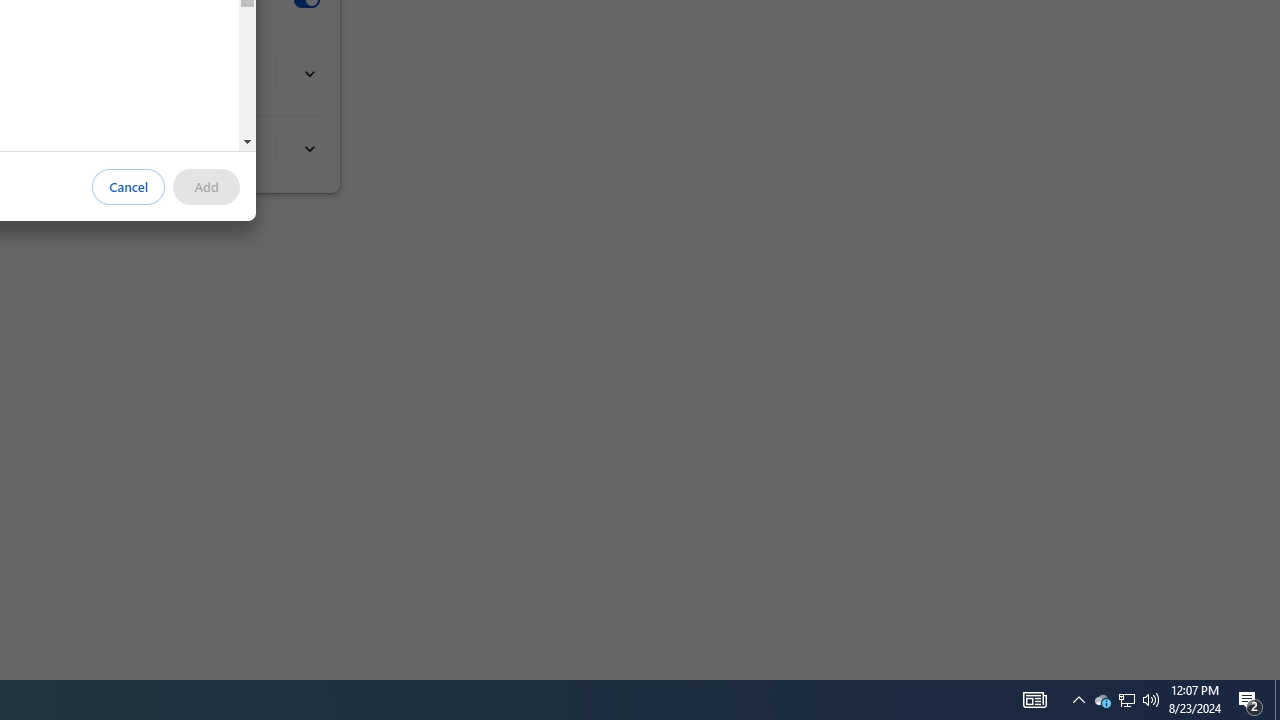  Describe the element at coordinates (128, 187) in the screenshot. I see `'Cancel'` at that location.